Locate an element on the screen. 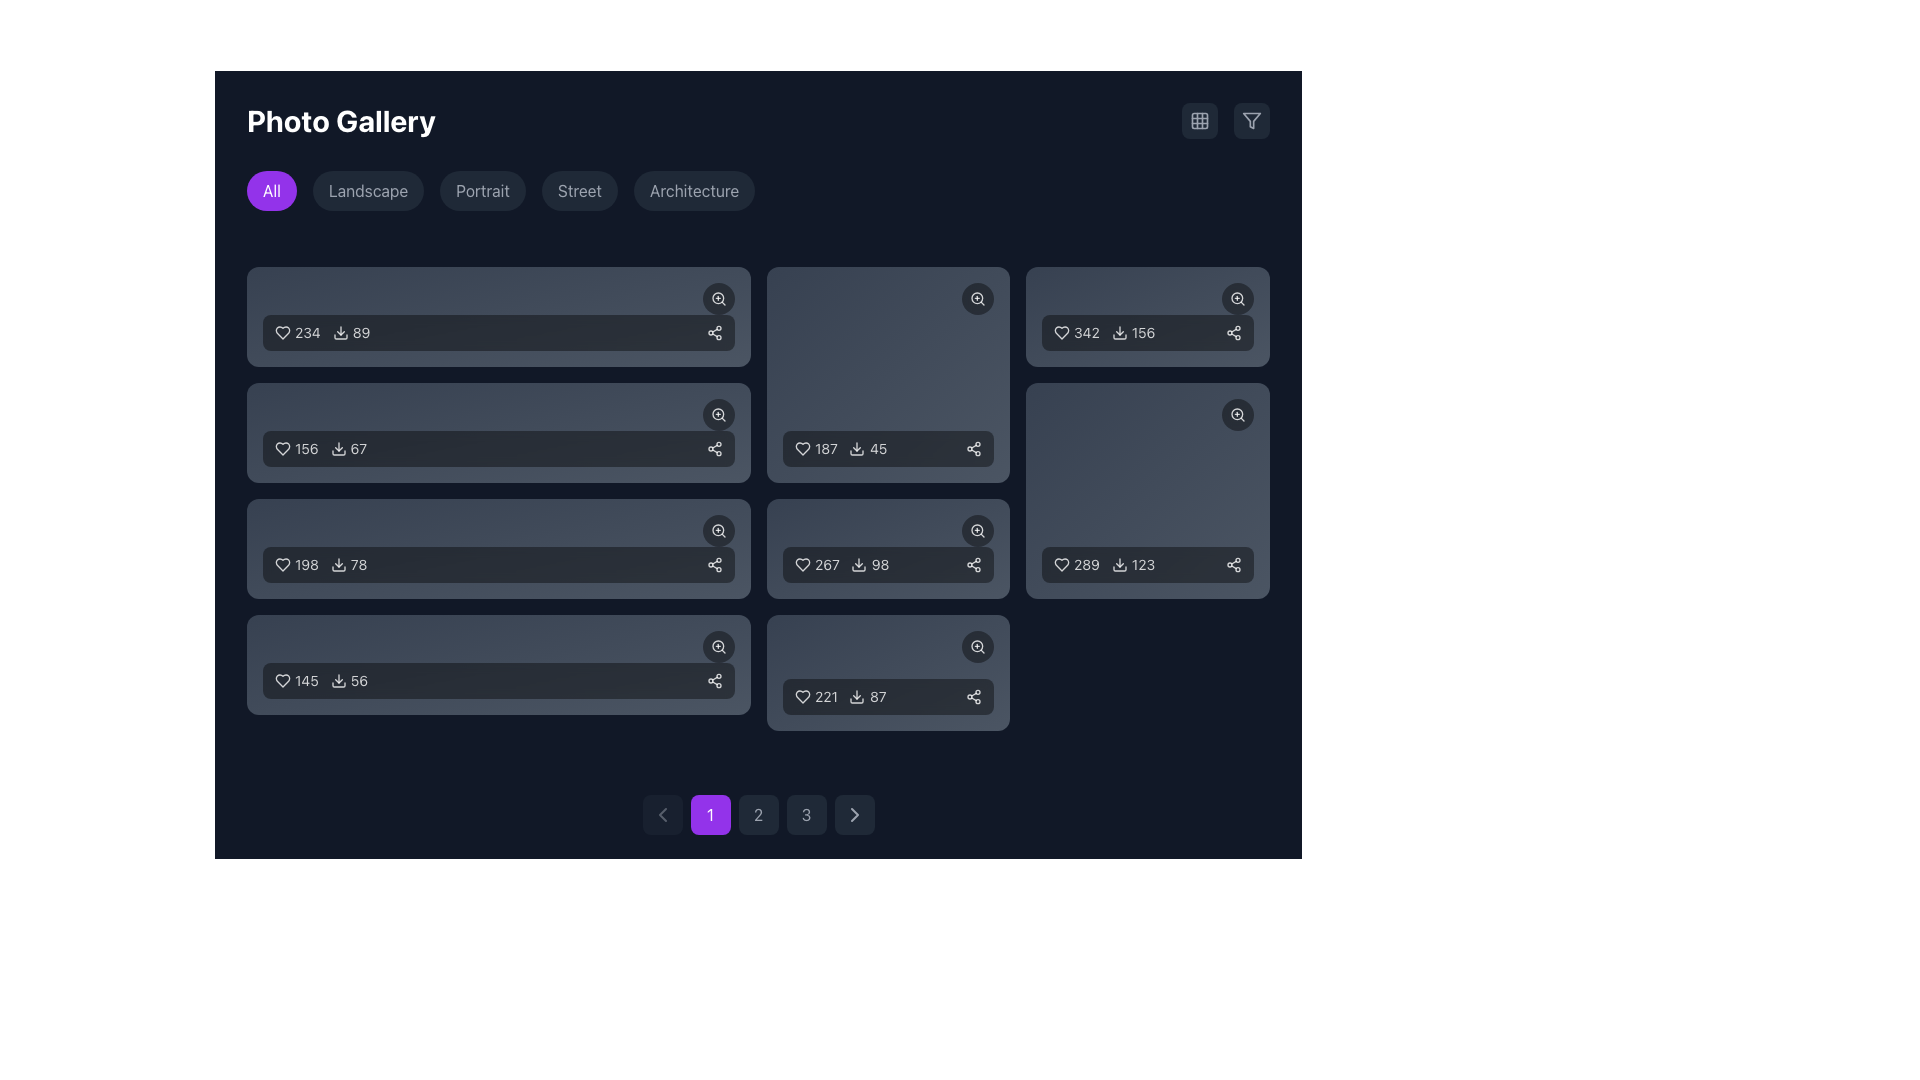 The image size is (1920, 1080). value of the Text label displaying '89', which is styled with a small font and white color, located in the upper left section of the dark-themed user interface is located at coordinates (361, 331).